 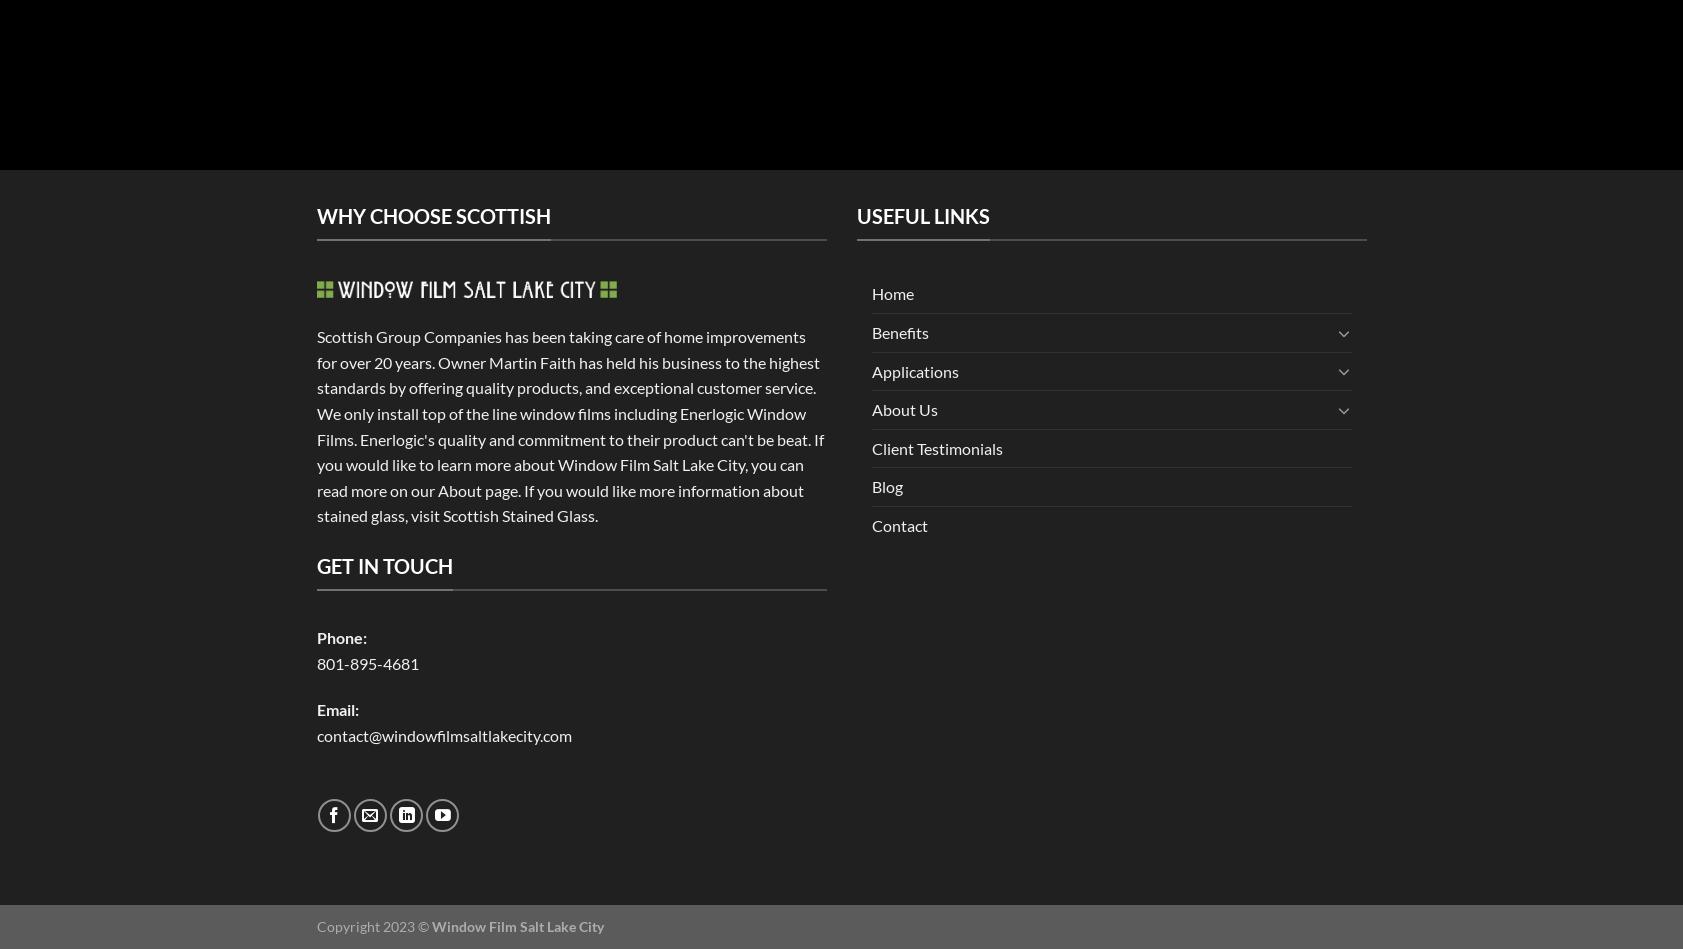 I want to click on 'Scottish Group Companies has been taking care of home improvements for over 20 years. Owner Martin Faith has held his business to the highest standards by offering quality products, and exceptional customer service. We only install top of the line window films including Enerlogic Window Films. Enerlogic's quality and commitment to their product can't be beat. If you would like to learn more about Window Film Salt Lake City, you can read more on our About page. If you would like more information about stained glass, visit Scottish Stained Glass.', so click(x=568, y=426).